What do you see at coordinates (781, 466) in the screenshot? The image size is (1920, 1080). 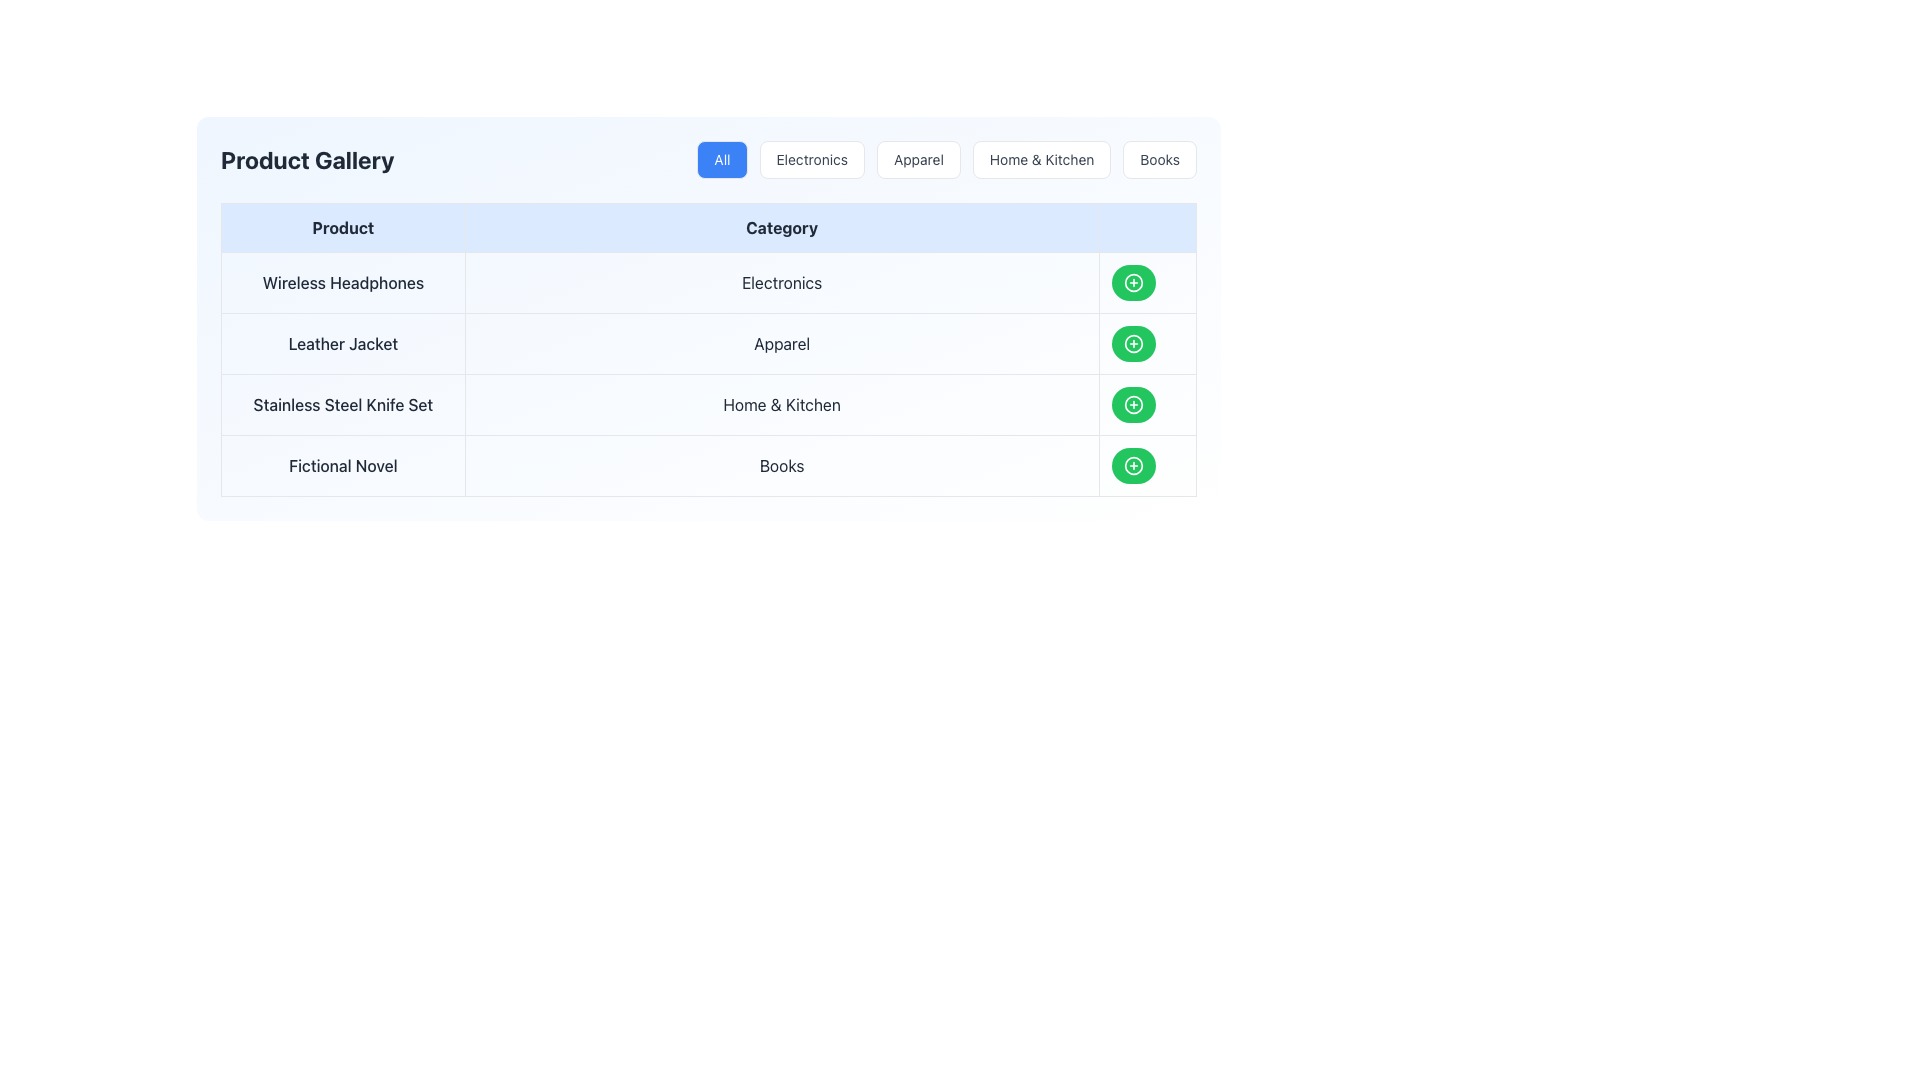 I see `the category name text` at bounding box center [781, 466].